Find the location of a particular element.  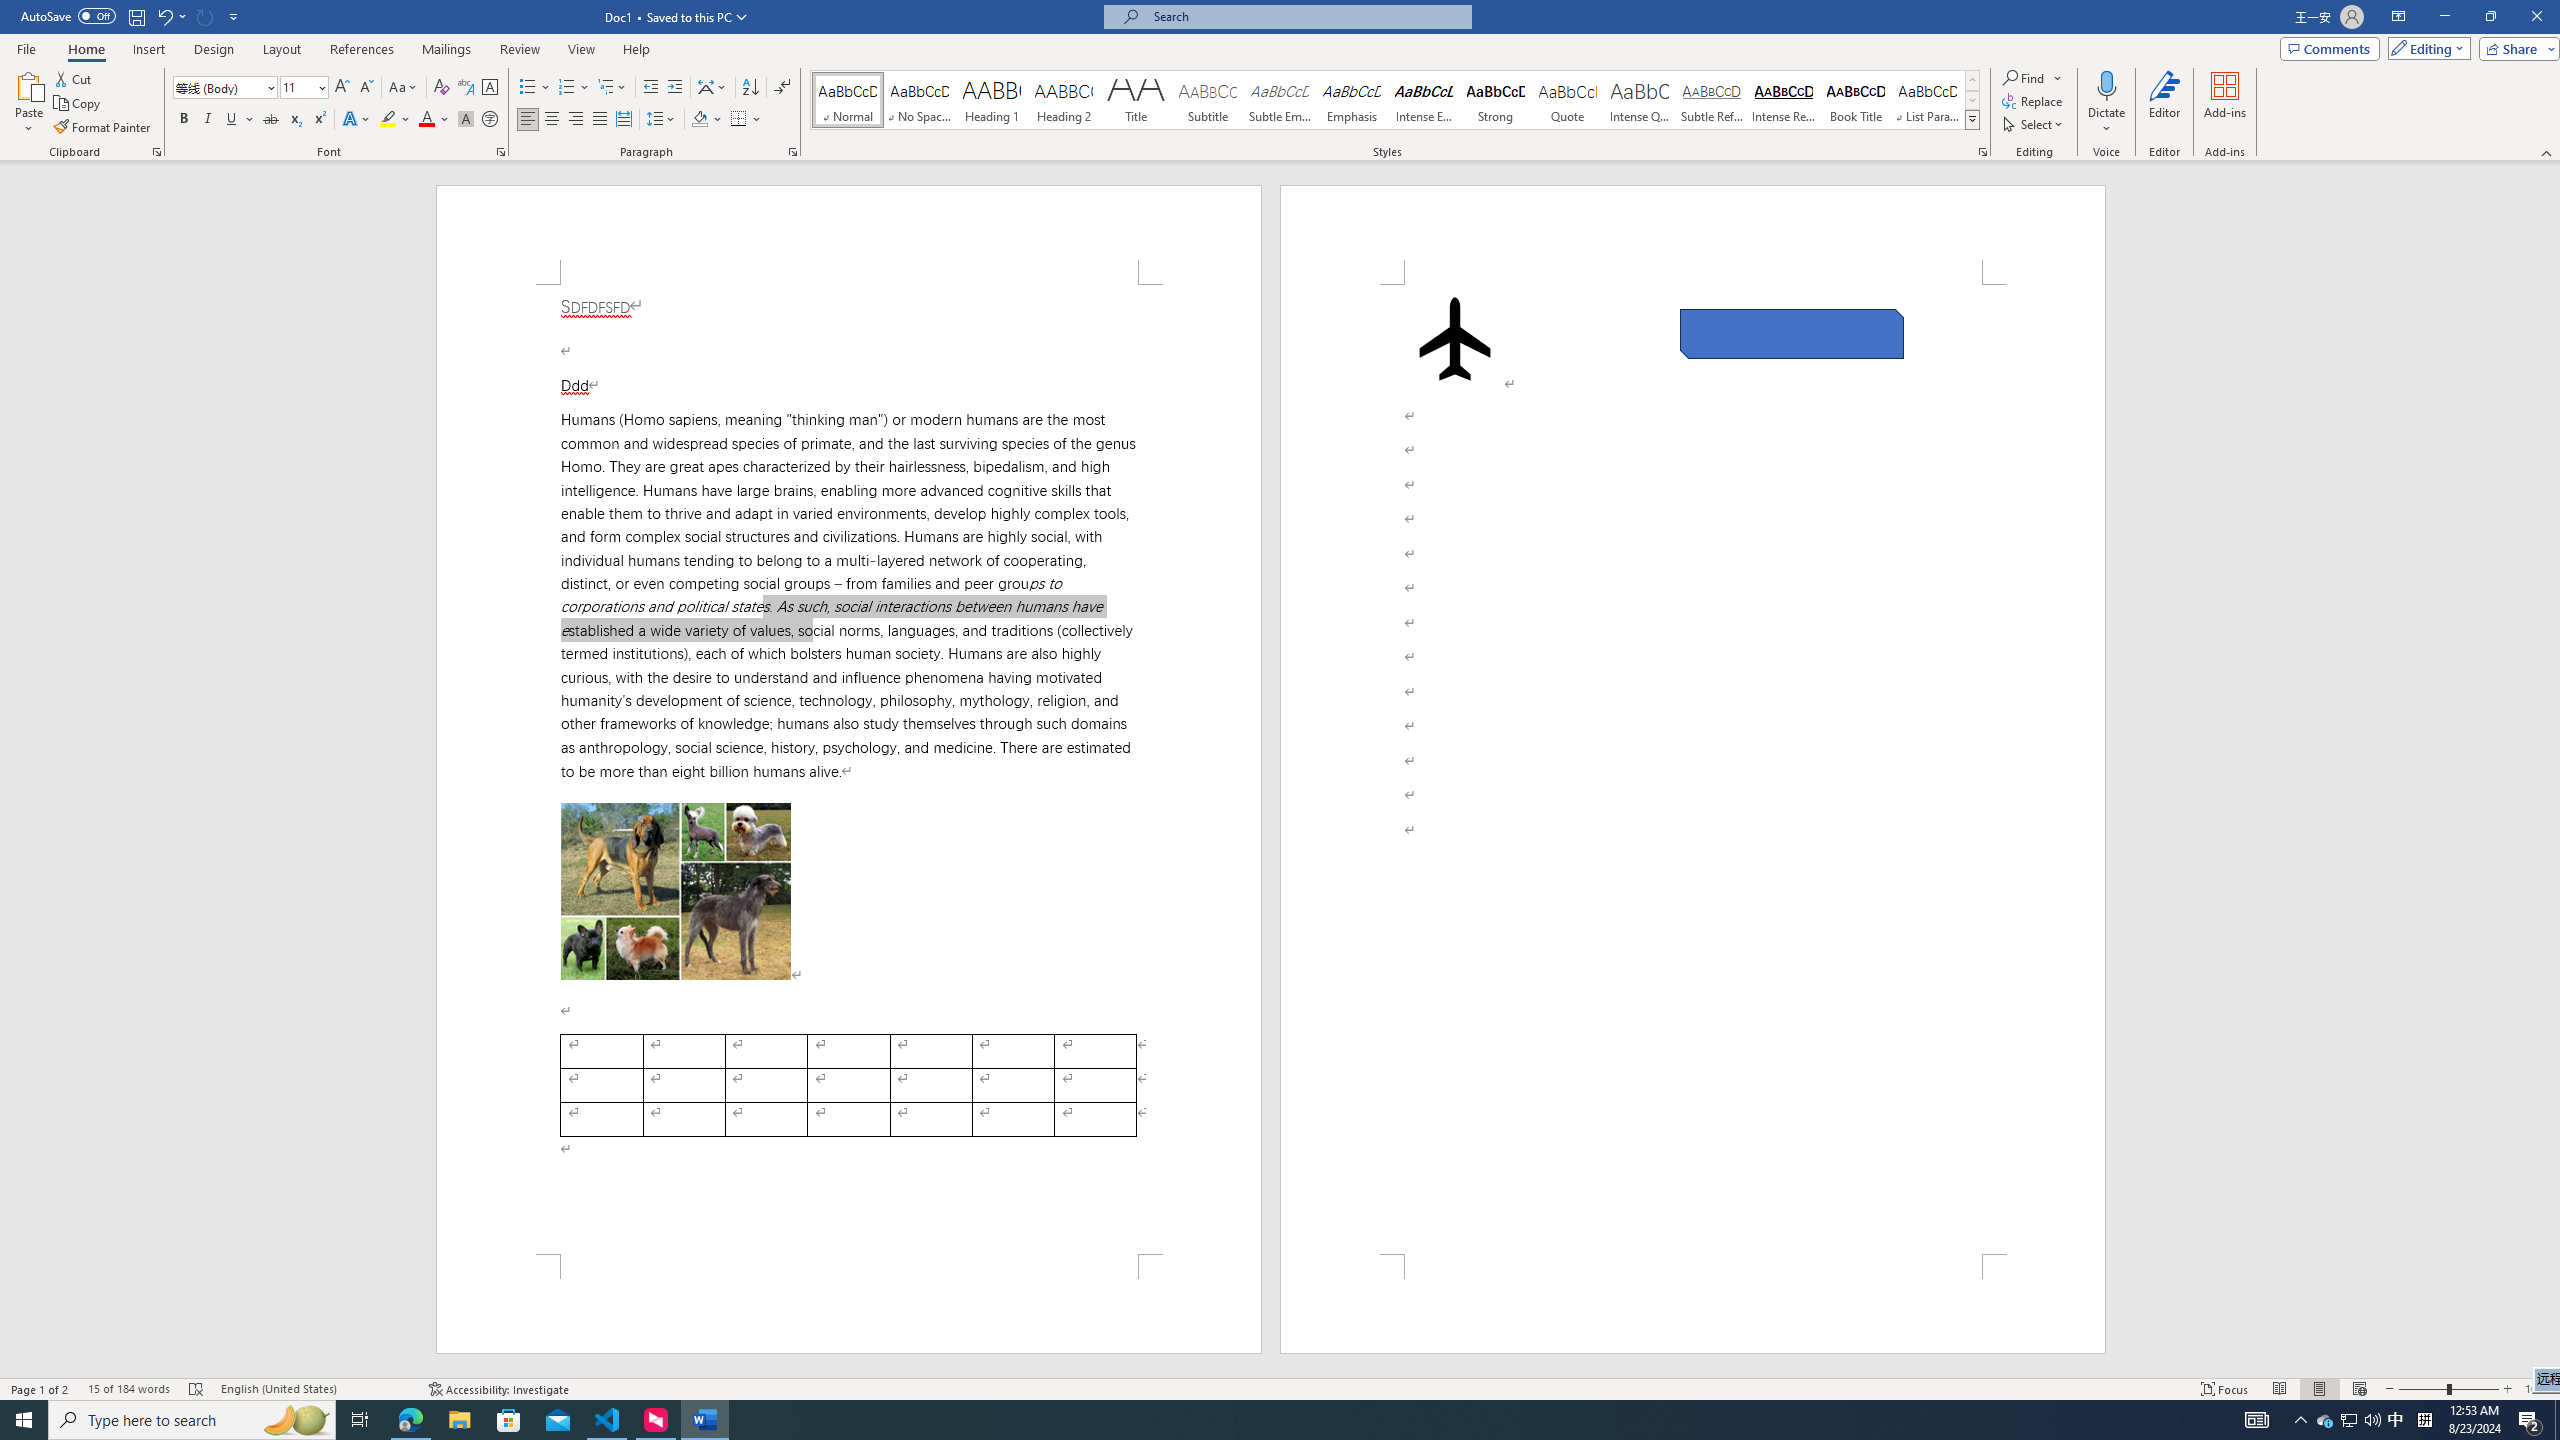

'Print Layout' is located at coordinates (2319, 1389).